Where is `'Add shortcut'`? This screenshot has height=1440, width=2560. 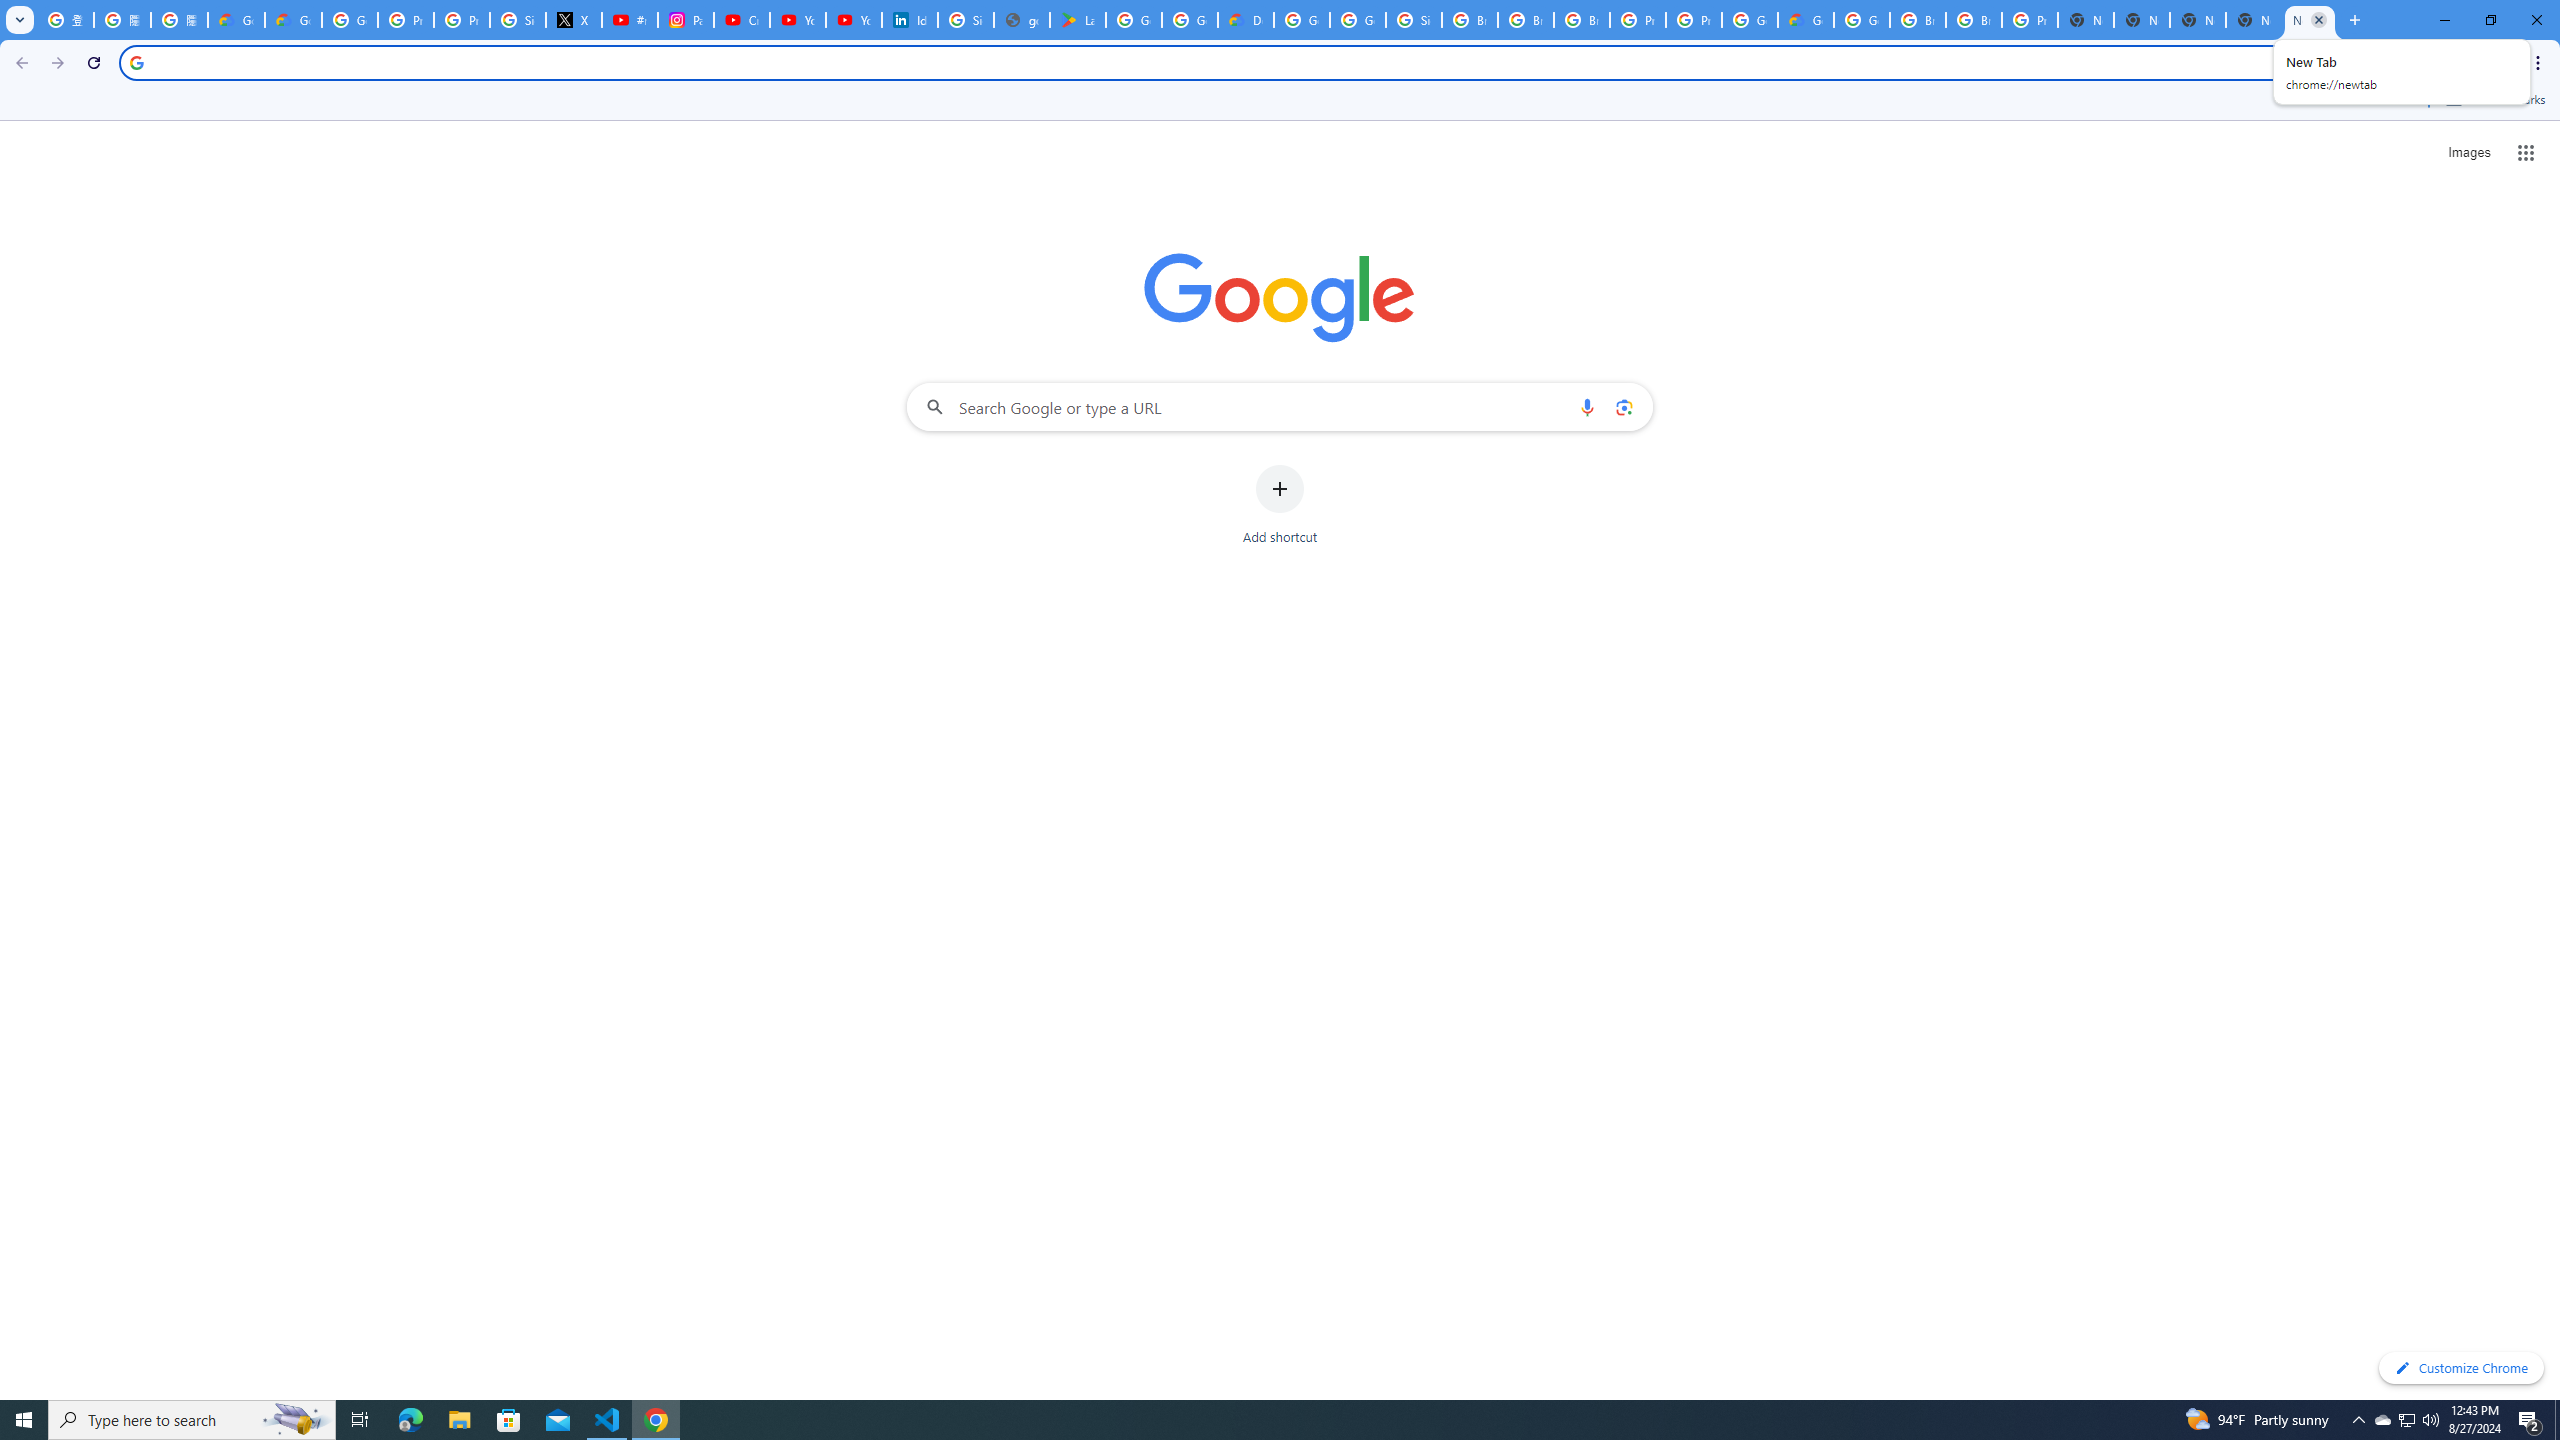
'Add shortcut' is located at coordinates (1280, 505).